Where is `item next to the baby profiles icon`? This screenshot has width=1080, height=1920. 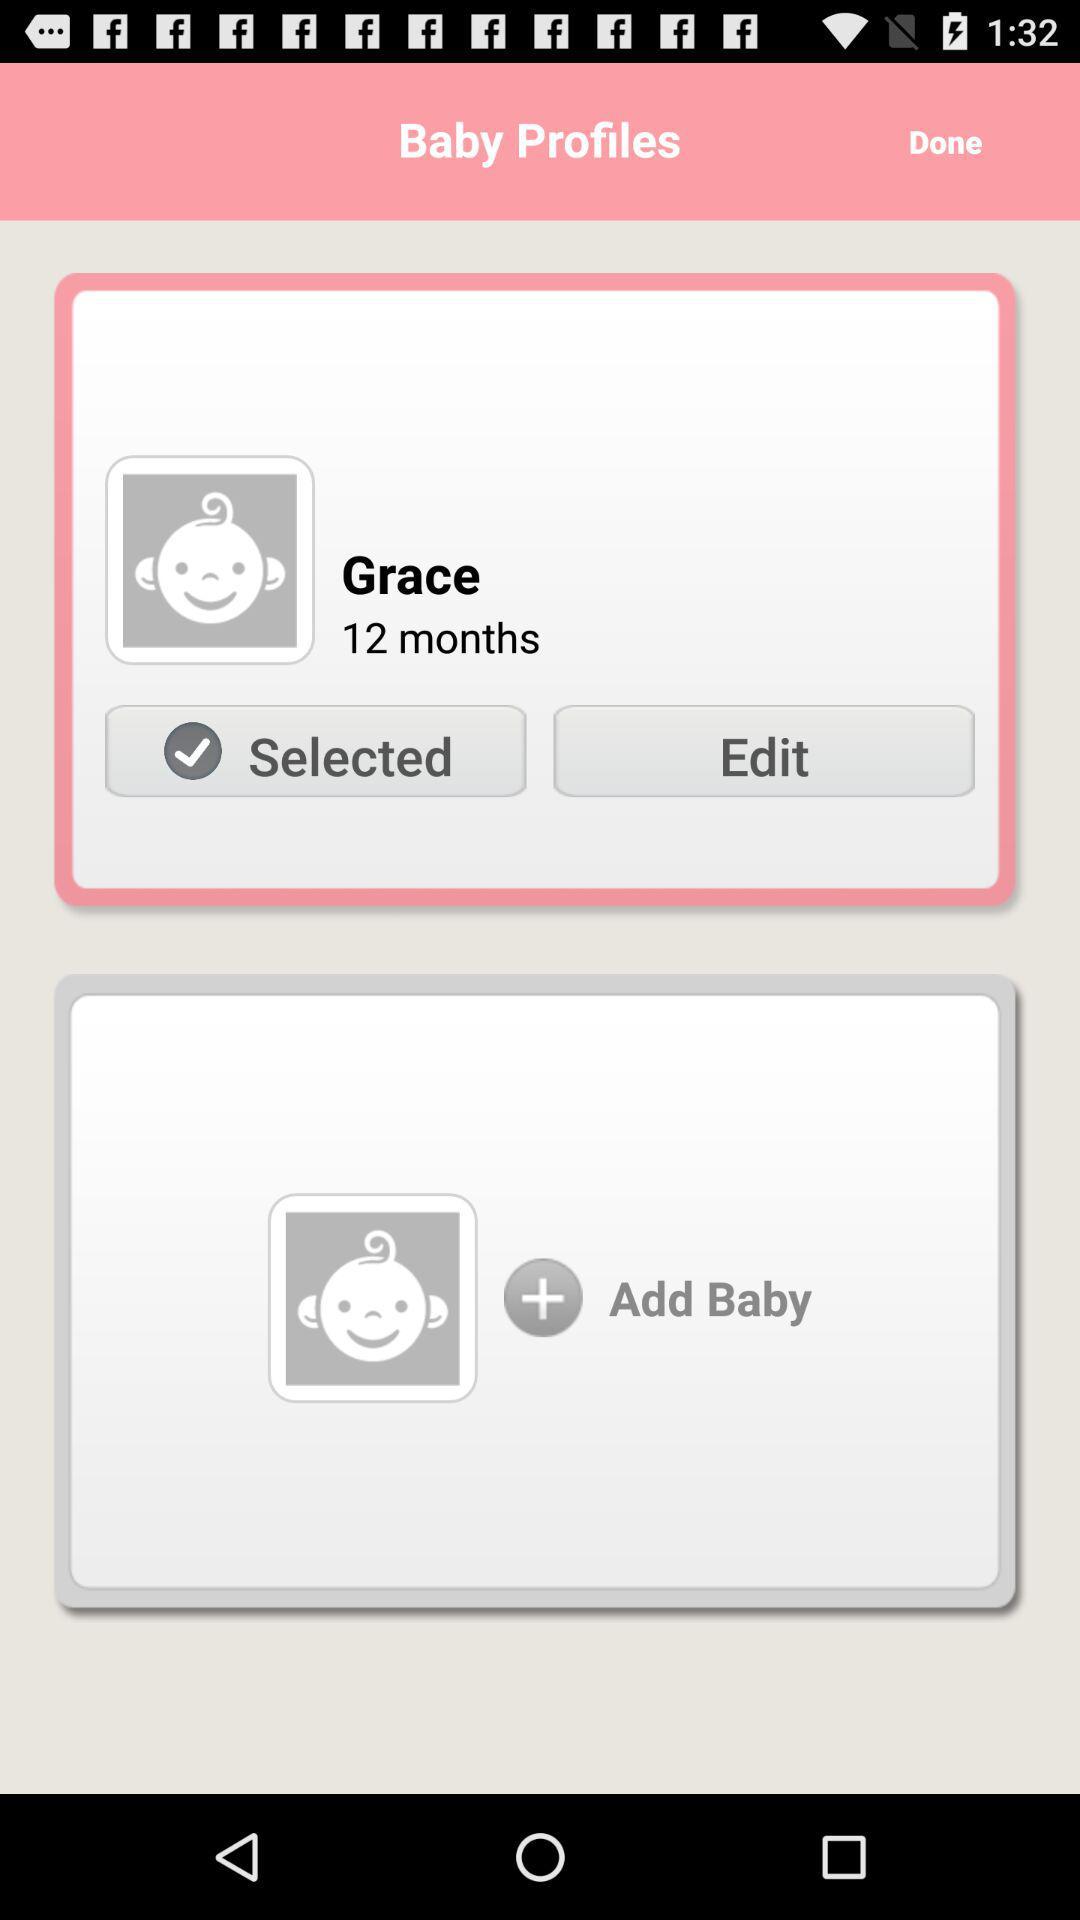
item next to the baby profiles icon is located at coordinates (938, 140).